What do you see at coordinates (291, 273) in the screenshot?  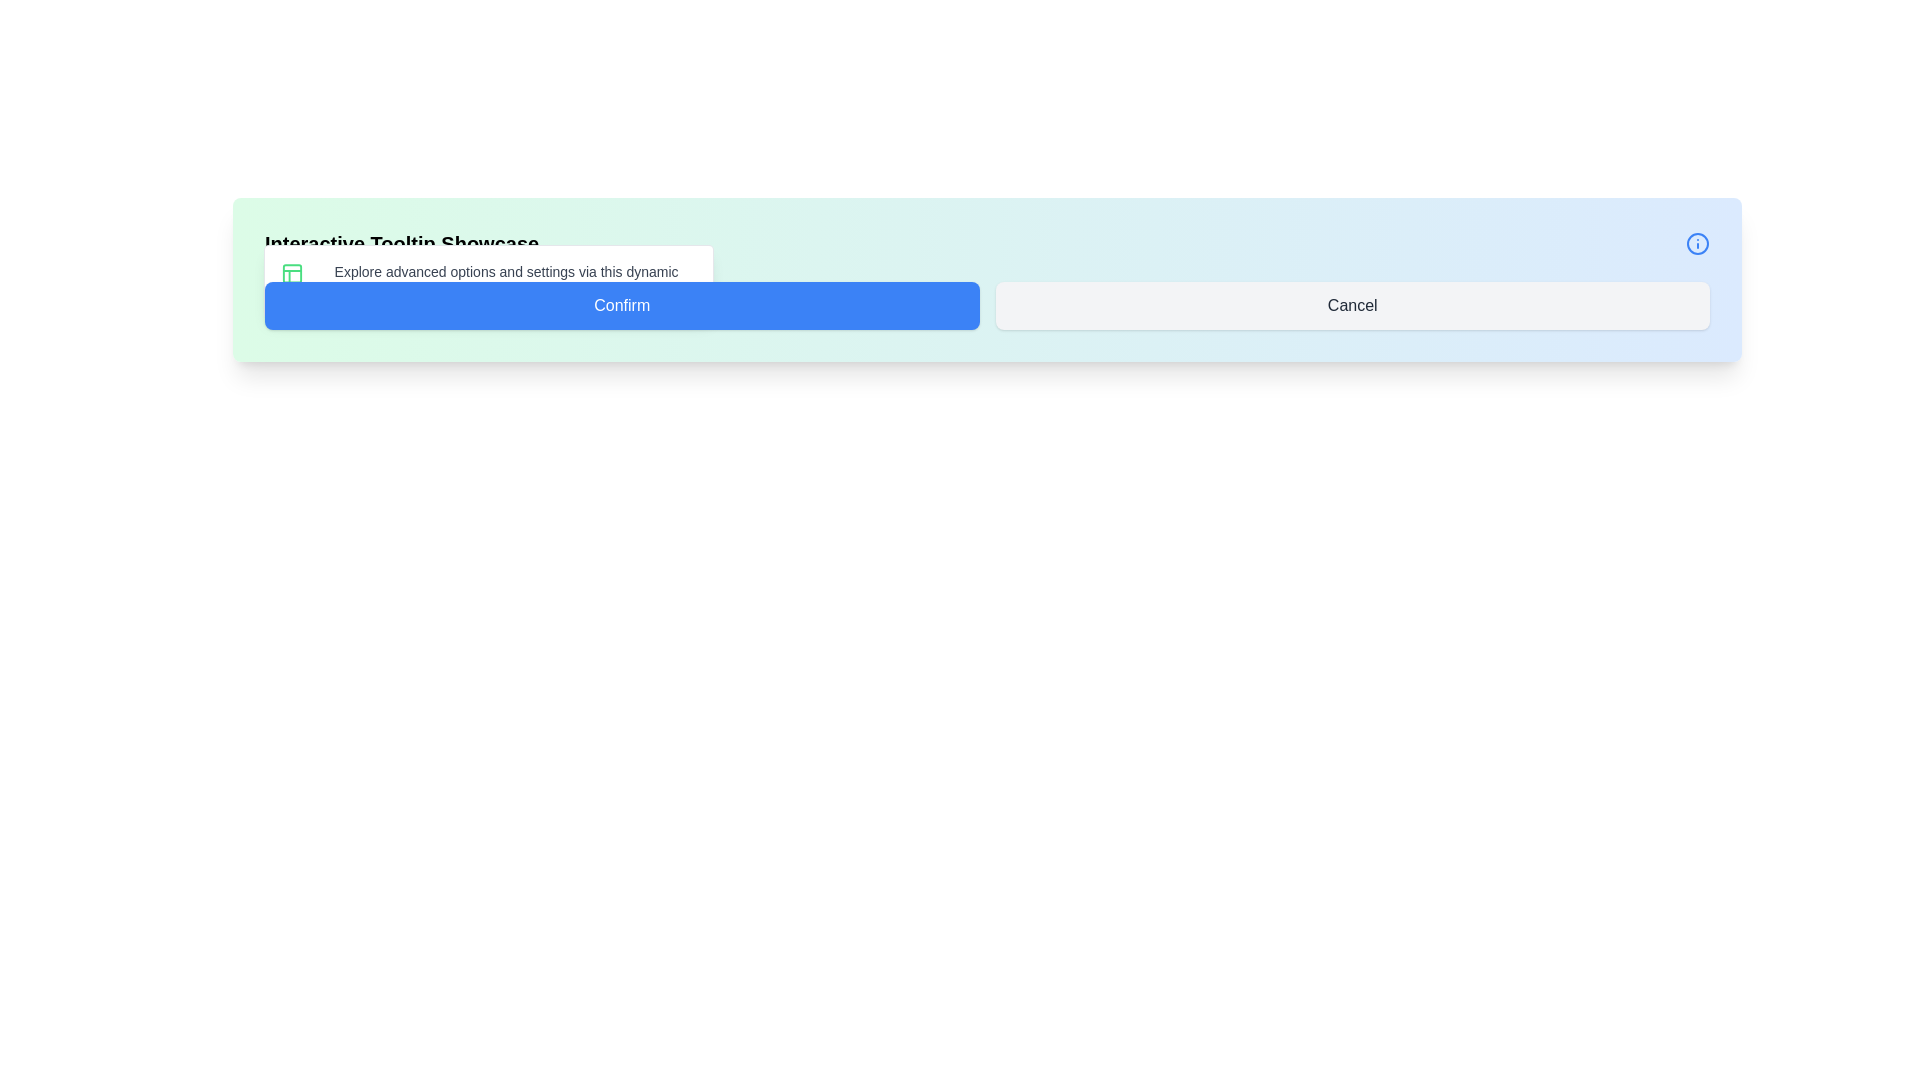 I see `the green SVG icon shaped like a 'T' located to the left of the text 'Explore advanced options and settings via this dynamic feature.'` at bounding box center [291, 273].